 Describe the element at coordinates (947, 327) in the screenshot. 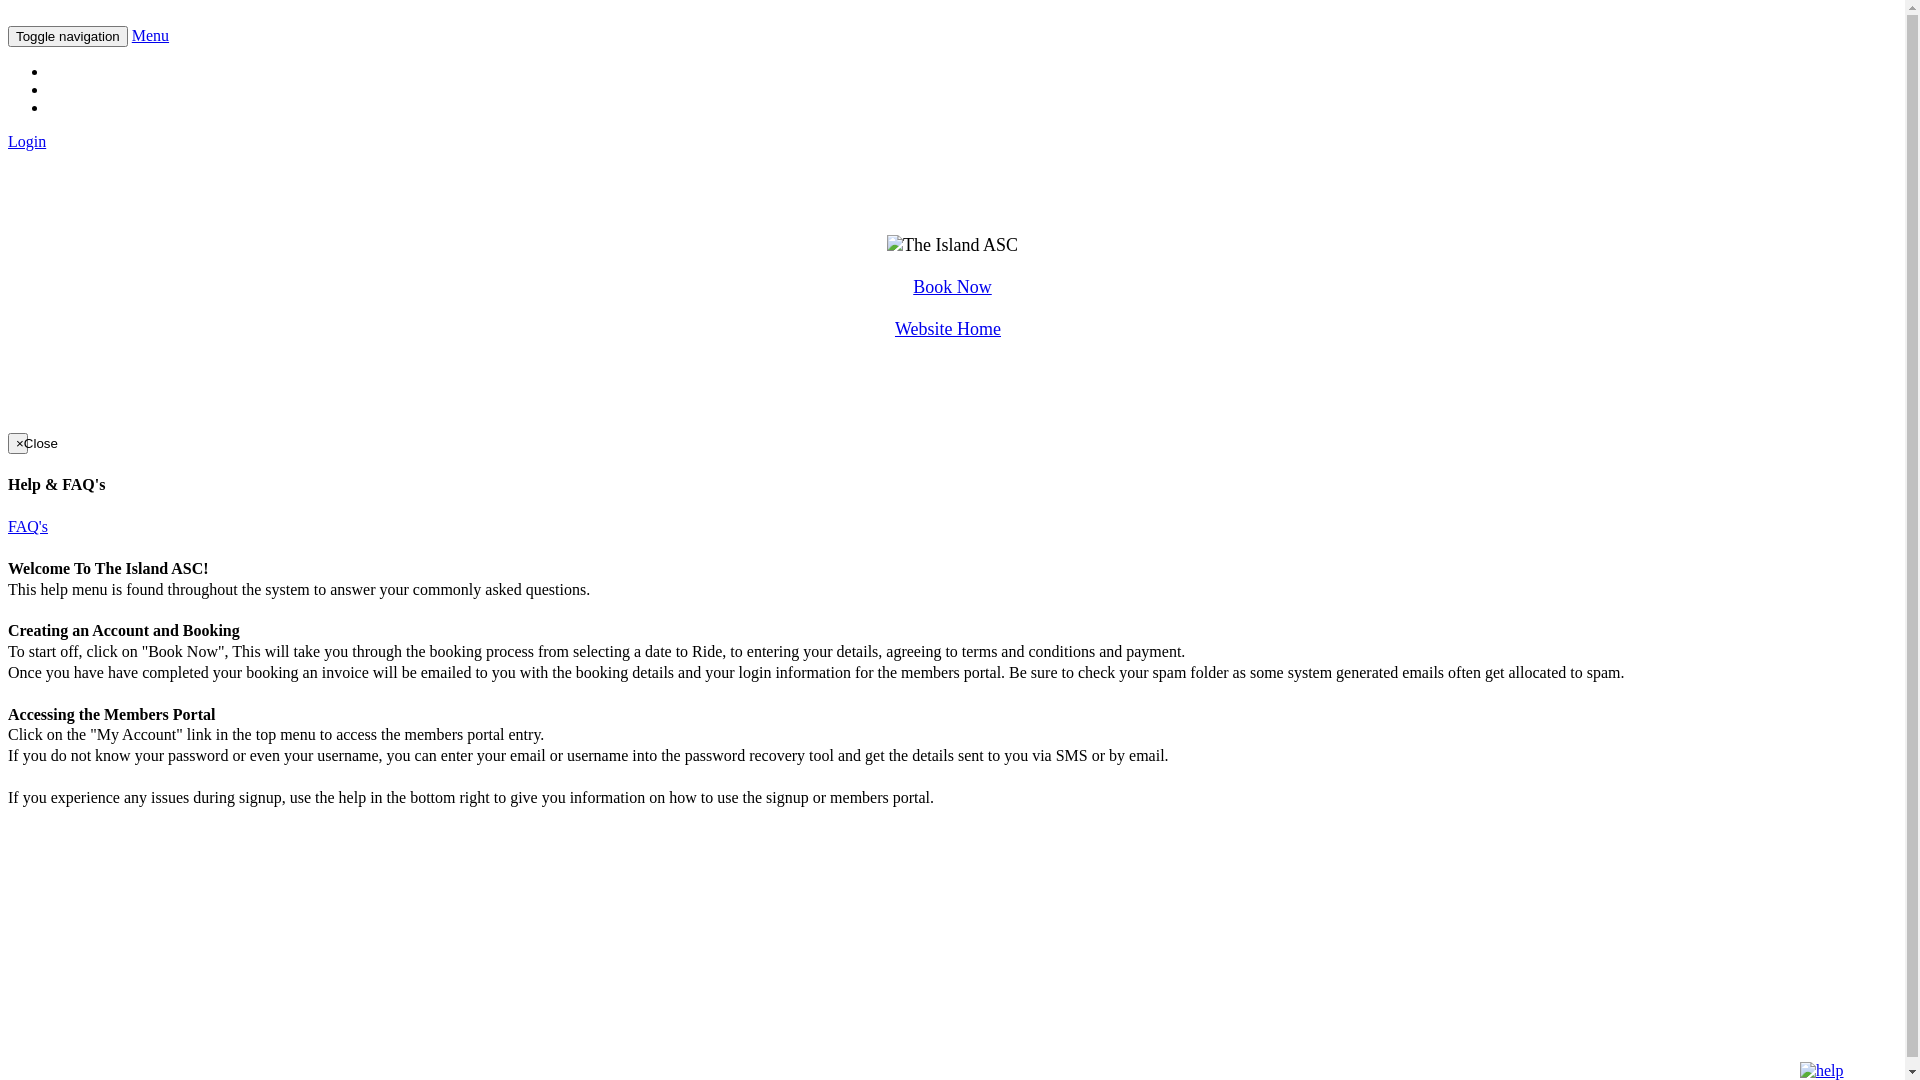

I see `'Website Home'` at that location.